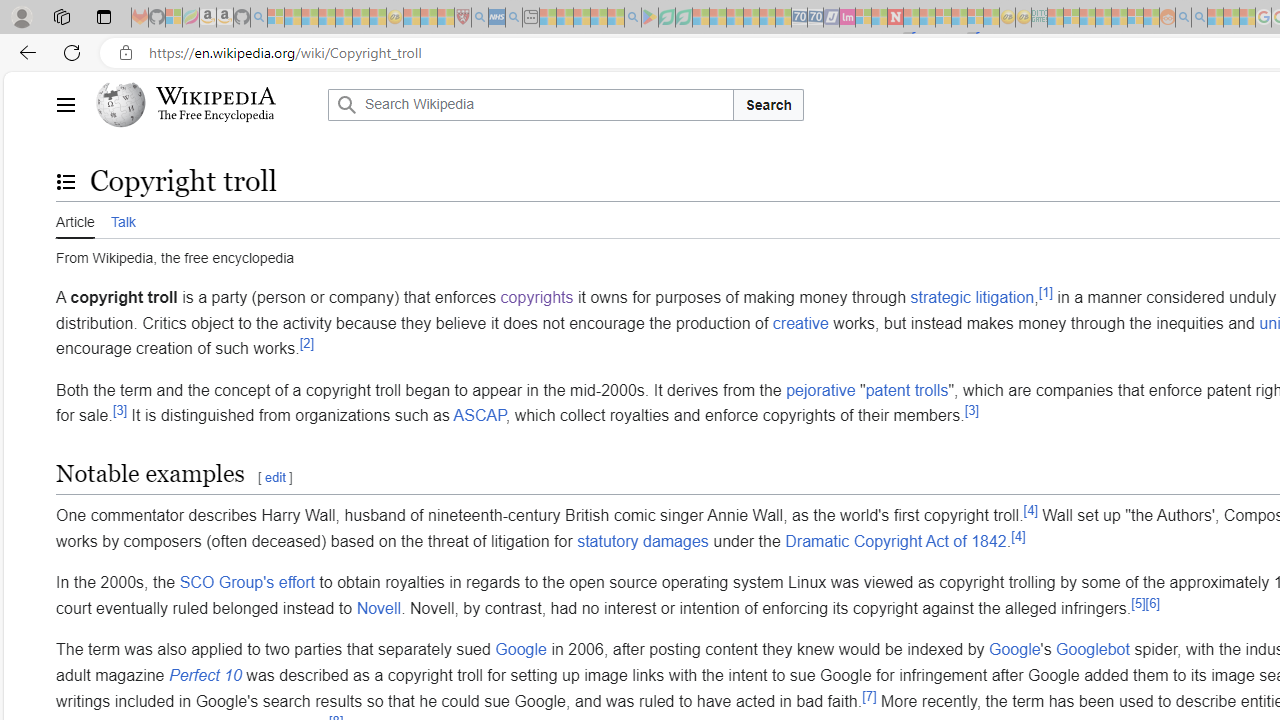 Image resolution: width=1280 pixels, height=720 pixels. I want to click on 'Article', so click(75, 219).